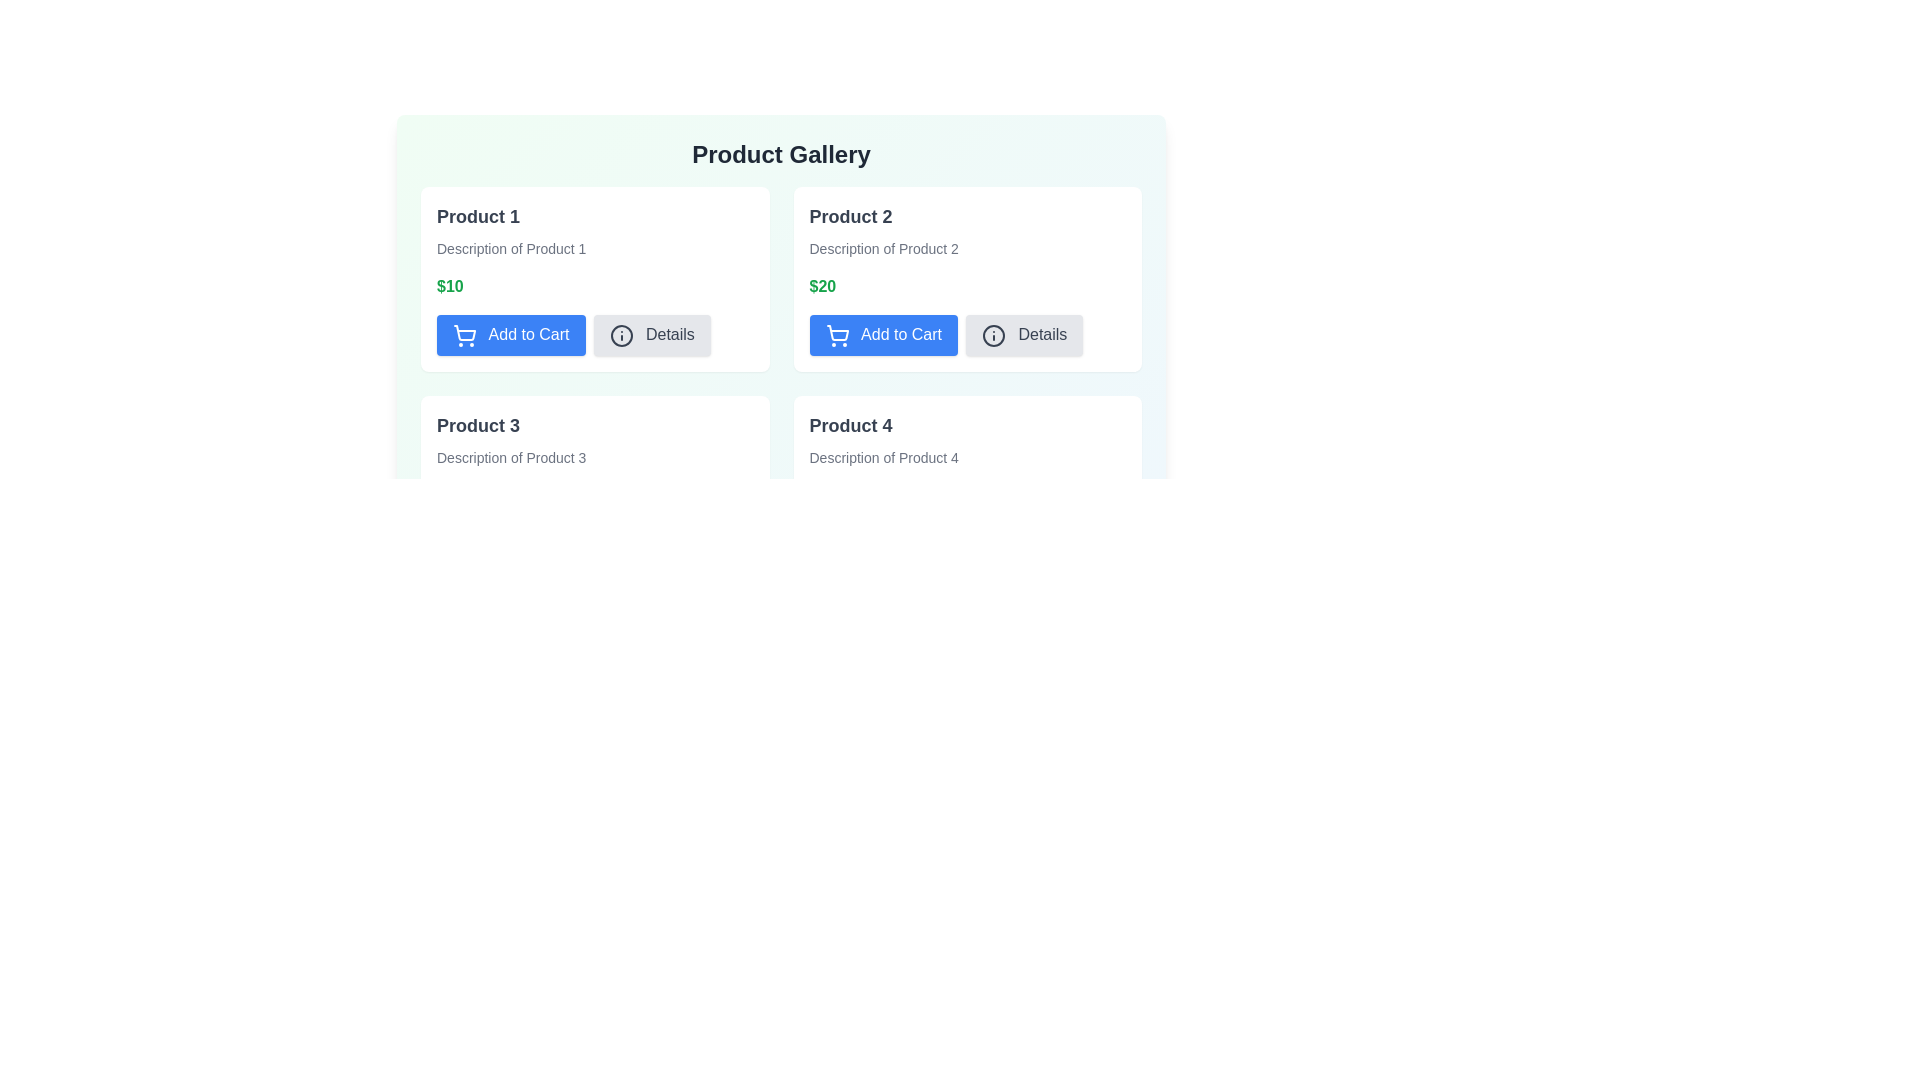 The height and width of the screenshot is (1080, 1920). What do you see at coordinates (620, 334) in the screenshot?
I see `the Circle element that serves as a decorative or informational outline for the detail-related action icon within the 'Product 2' card, which is centrally positioned in the card's details section` at bounding box center [620, 334].